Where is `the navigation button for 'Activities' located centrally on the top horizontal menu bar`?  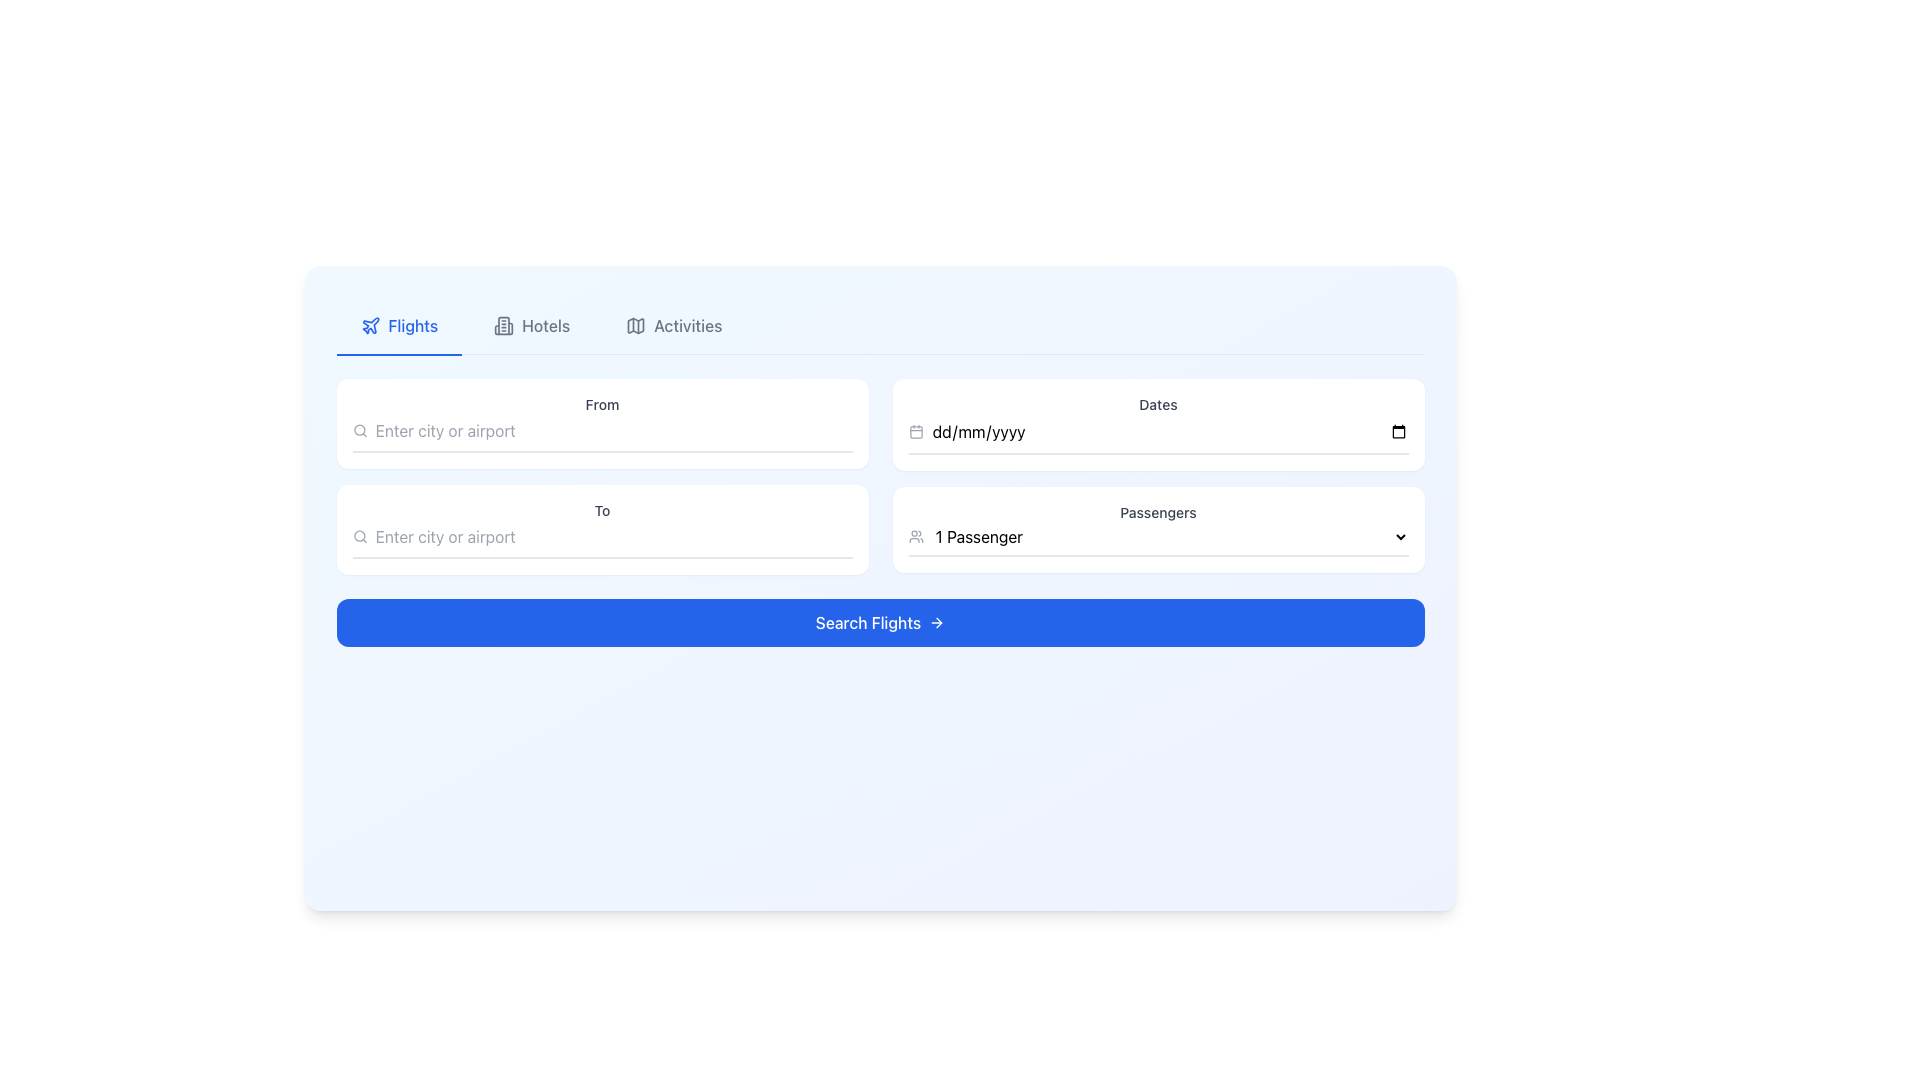
the navigation button for 'Activities' located centrally on the top horizontal menu bar is located at coordinates (674, 325).